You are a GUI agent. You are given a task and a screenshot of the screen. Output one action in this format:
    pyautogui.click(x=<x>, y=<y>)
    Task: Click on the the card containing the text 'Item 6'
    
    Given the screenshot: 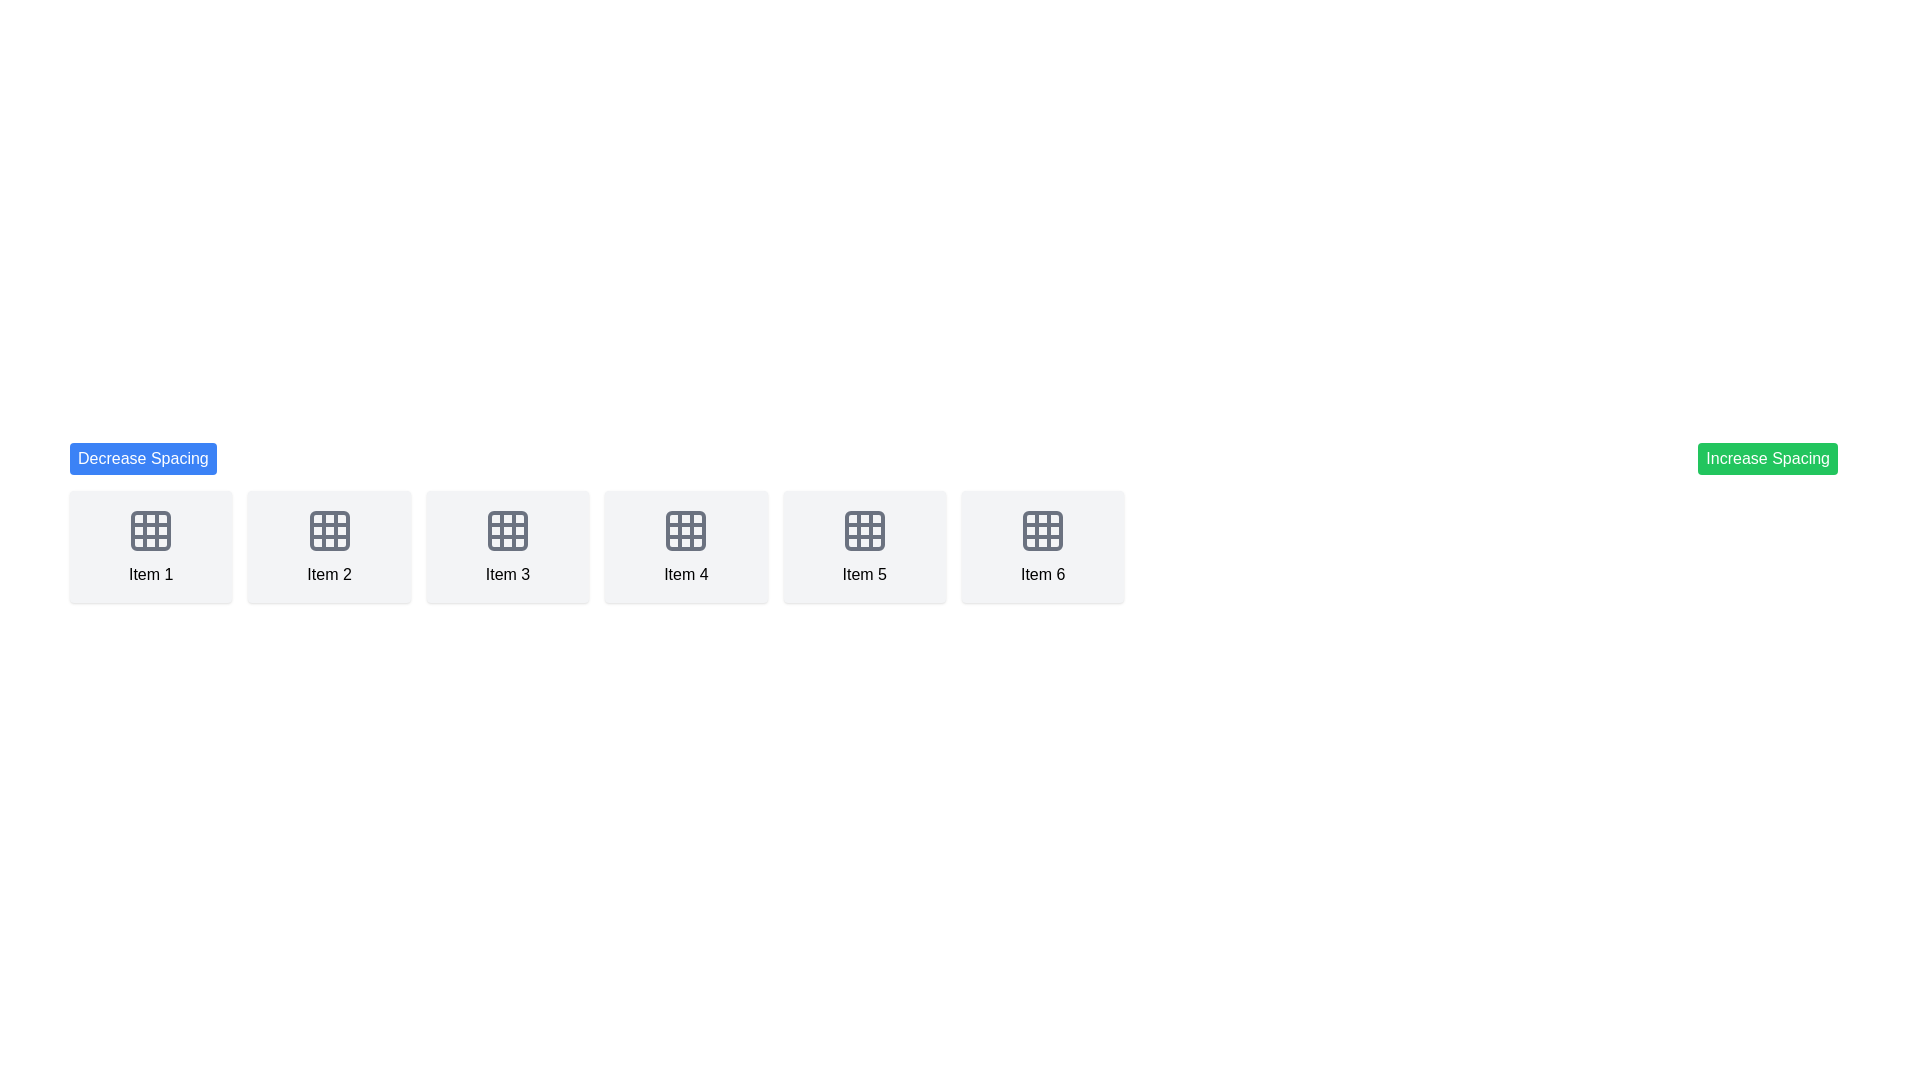 What is the action you would take?
    pyautogui.click(x=1042, y=574)
    